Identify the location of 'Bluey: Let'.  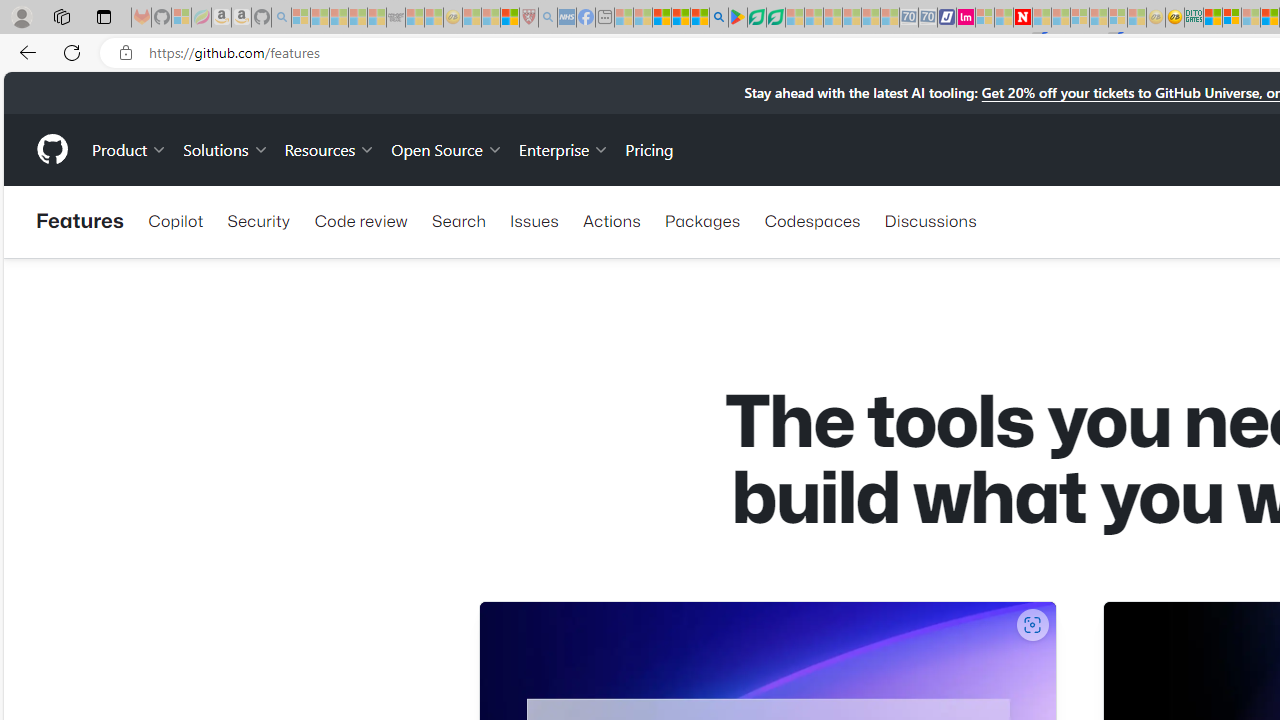
(736, 17).